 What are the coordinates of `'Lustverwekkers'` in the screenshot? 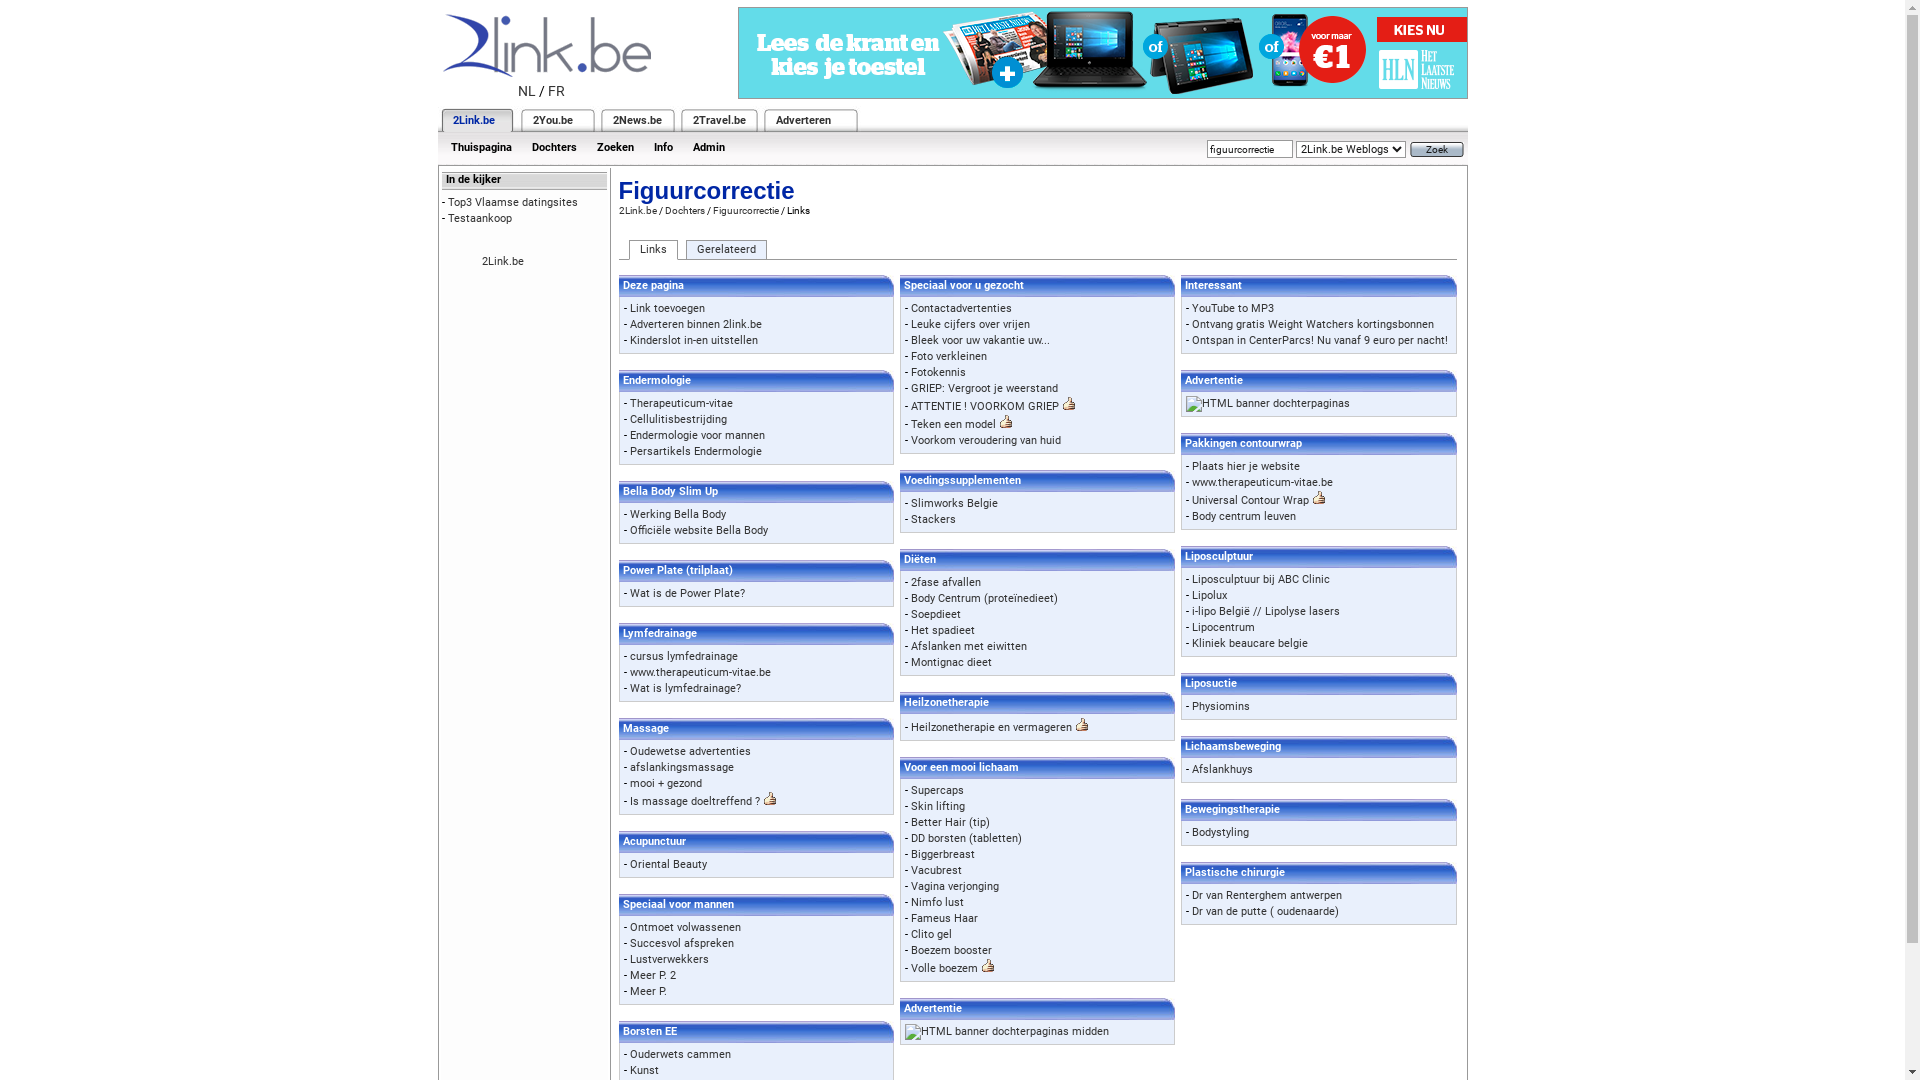 It's located at (628, 958).